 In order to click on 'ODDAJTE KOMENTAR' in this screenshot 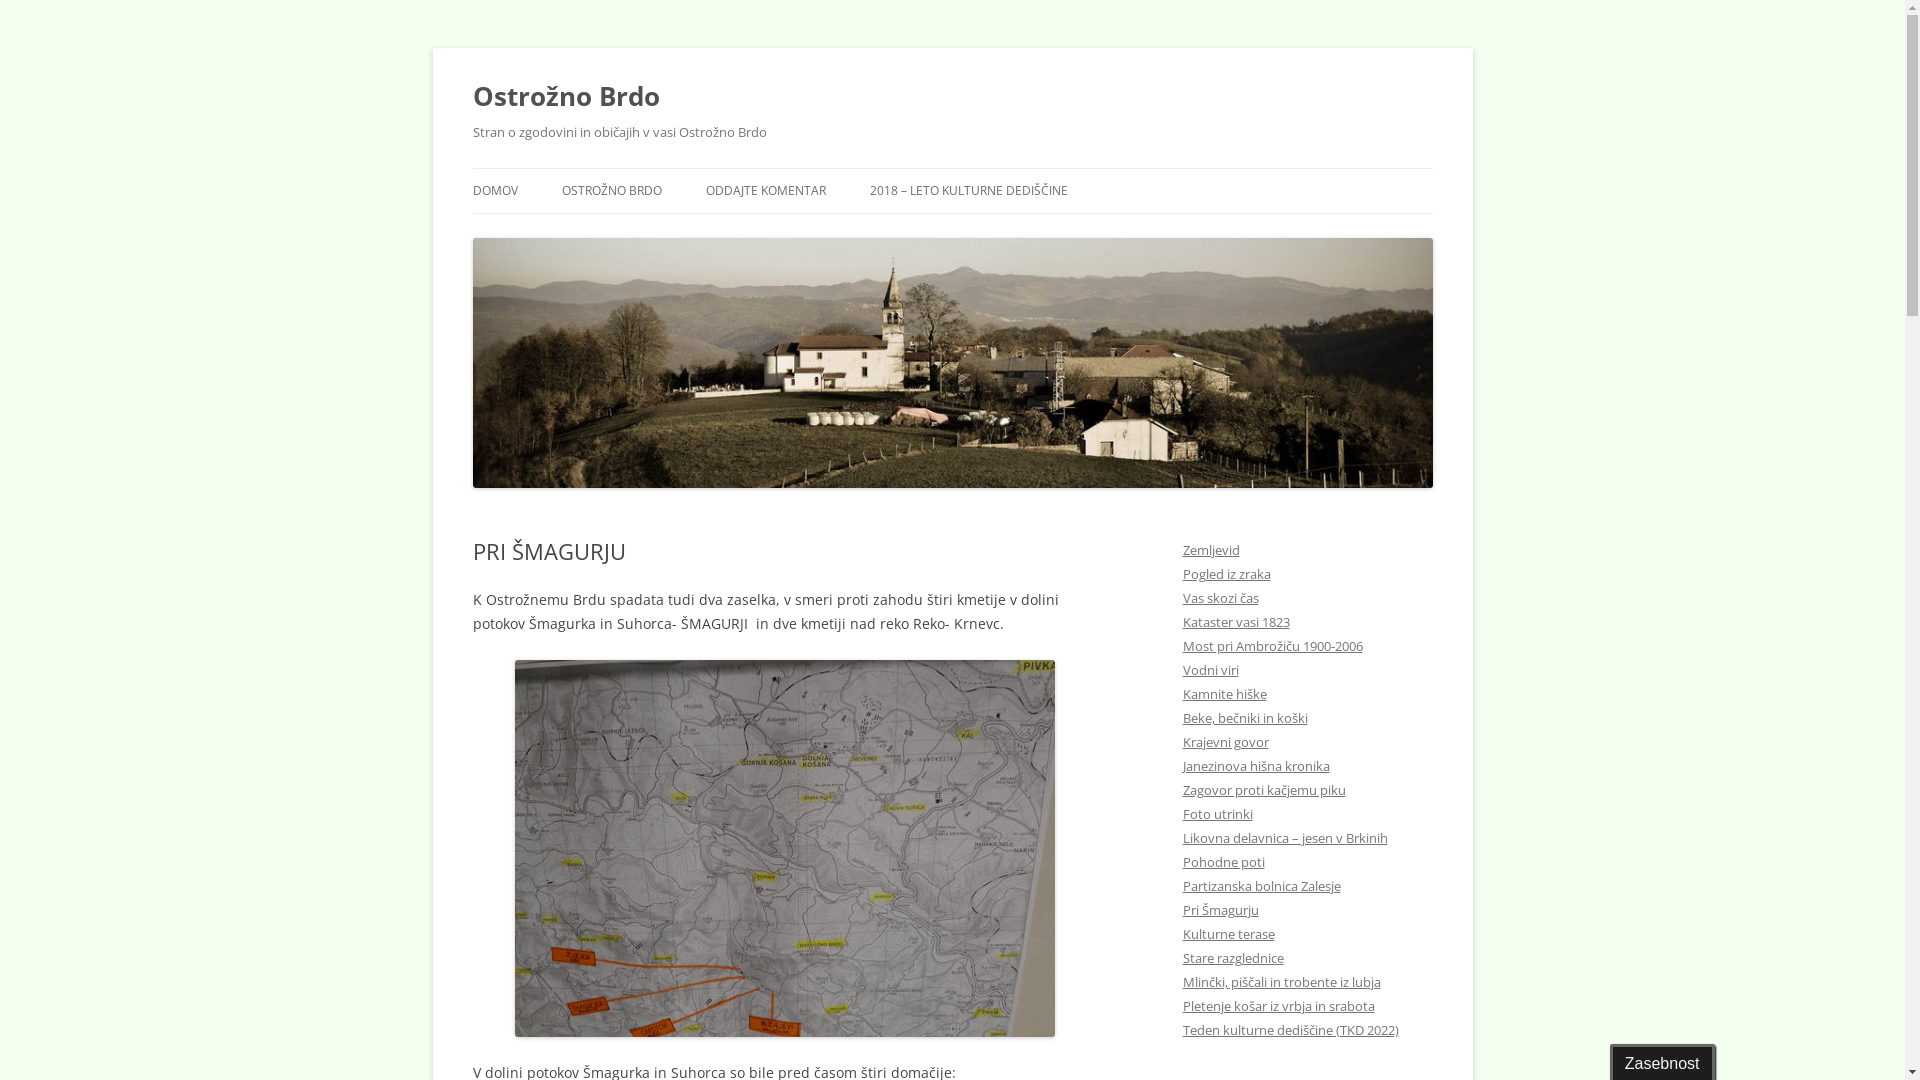, I will do `click(765, 191)`.